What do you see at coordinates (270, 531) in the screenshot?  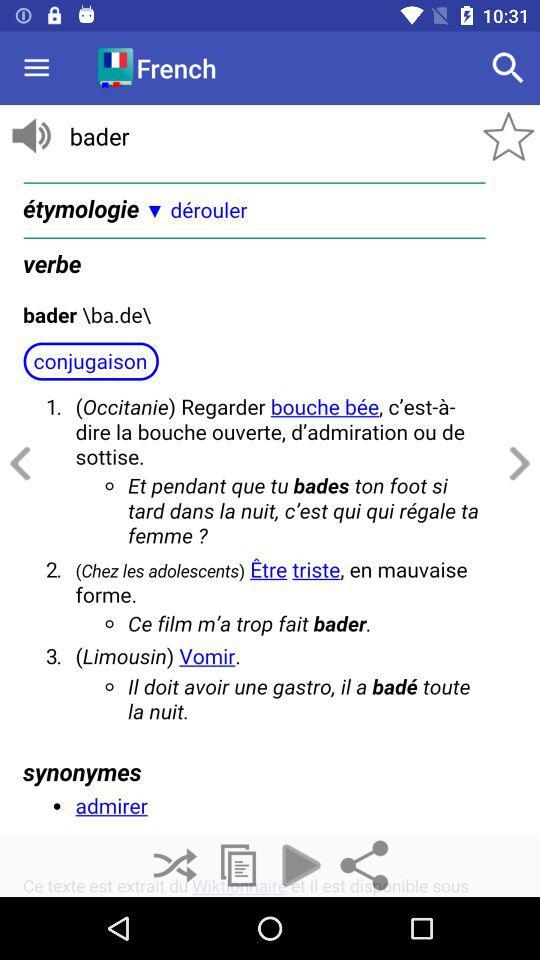 I see `text page` at bounding box center [270, 531].